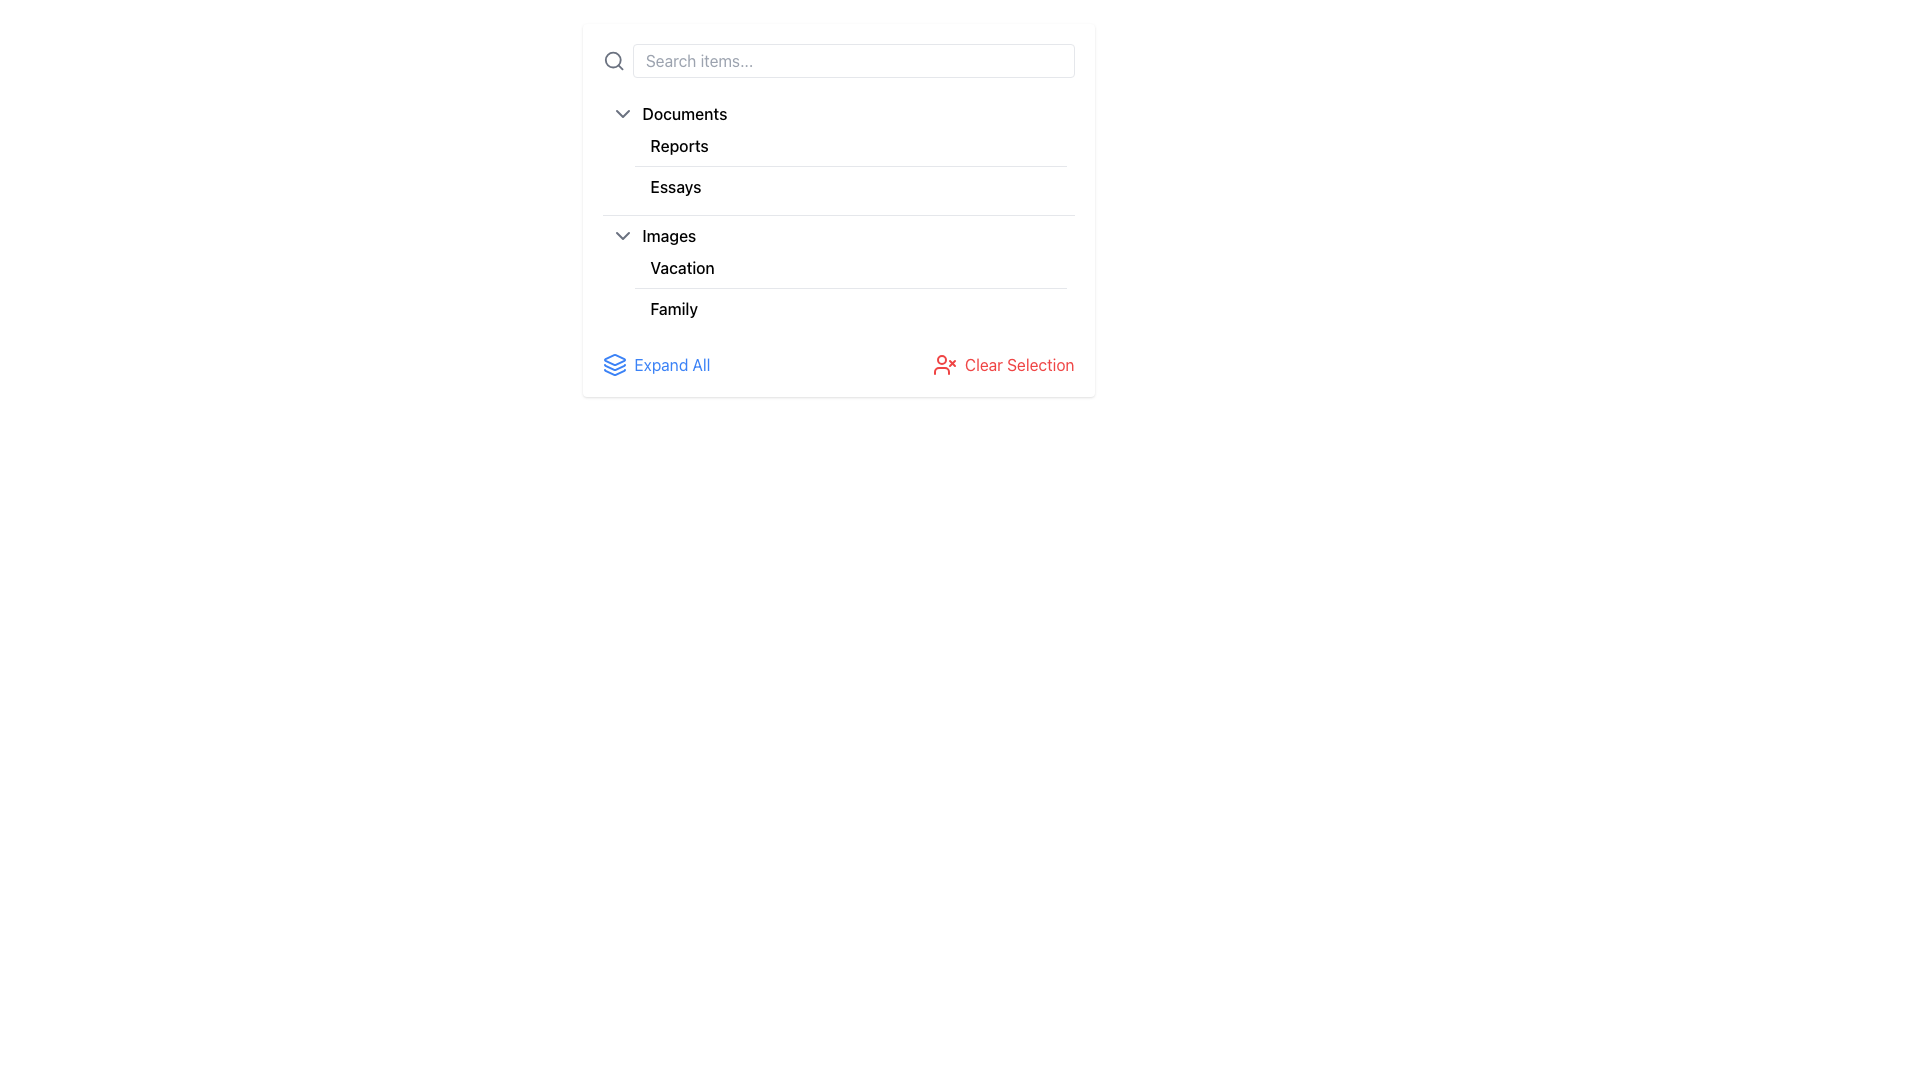  Describe the element at coordinates (944, 365) in the screenshot. I see `the icon located to the left of the text within the 'Clear Selection' button to interact with it` at that location.